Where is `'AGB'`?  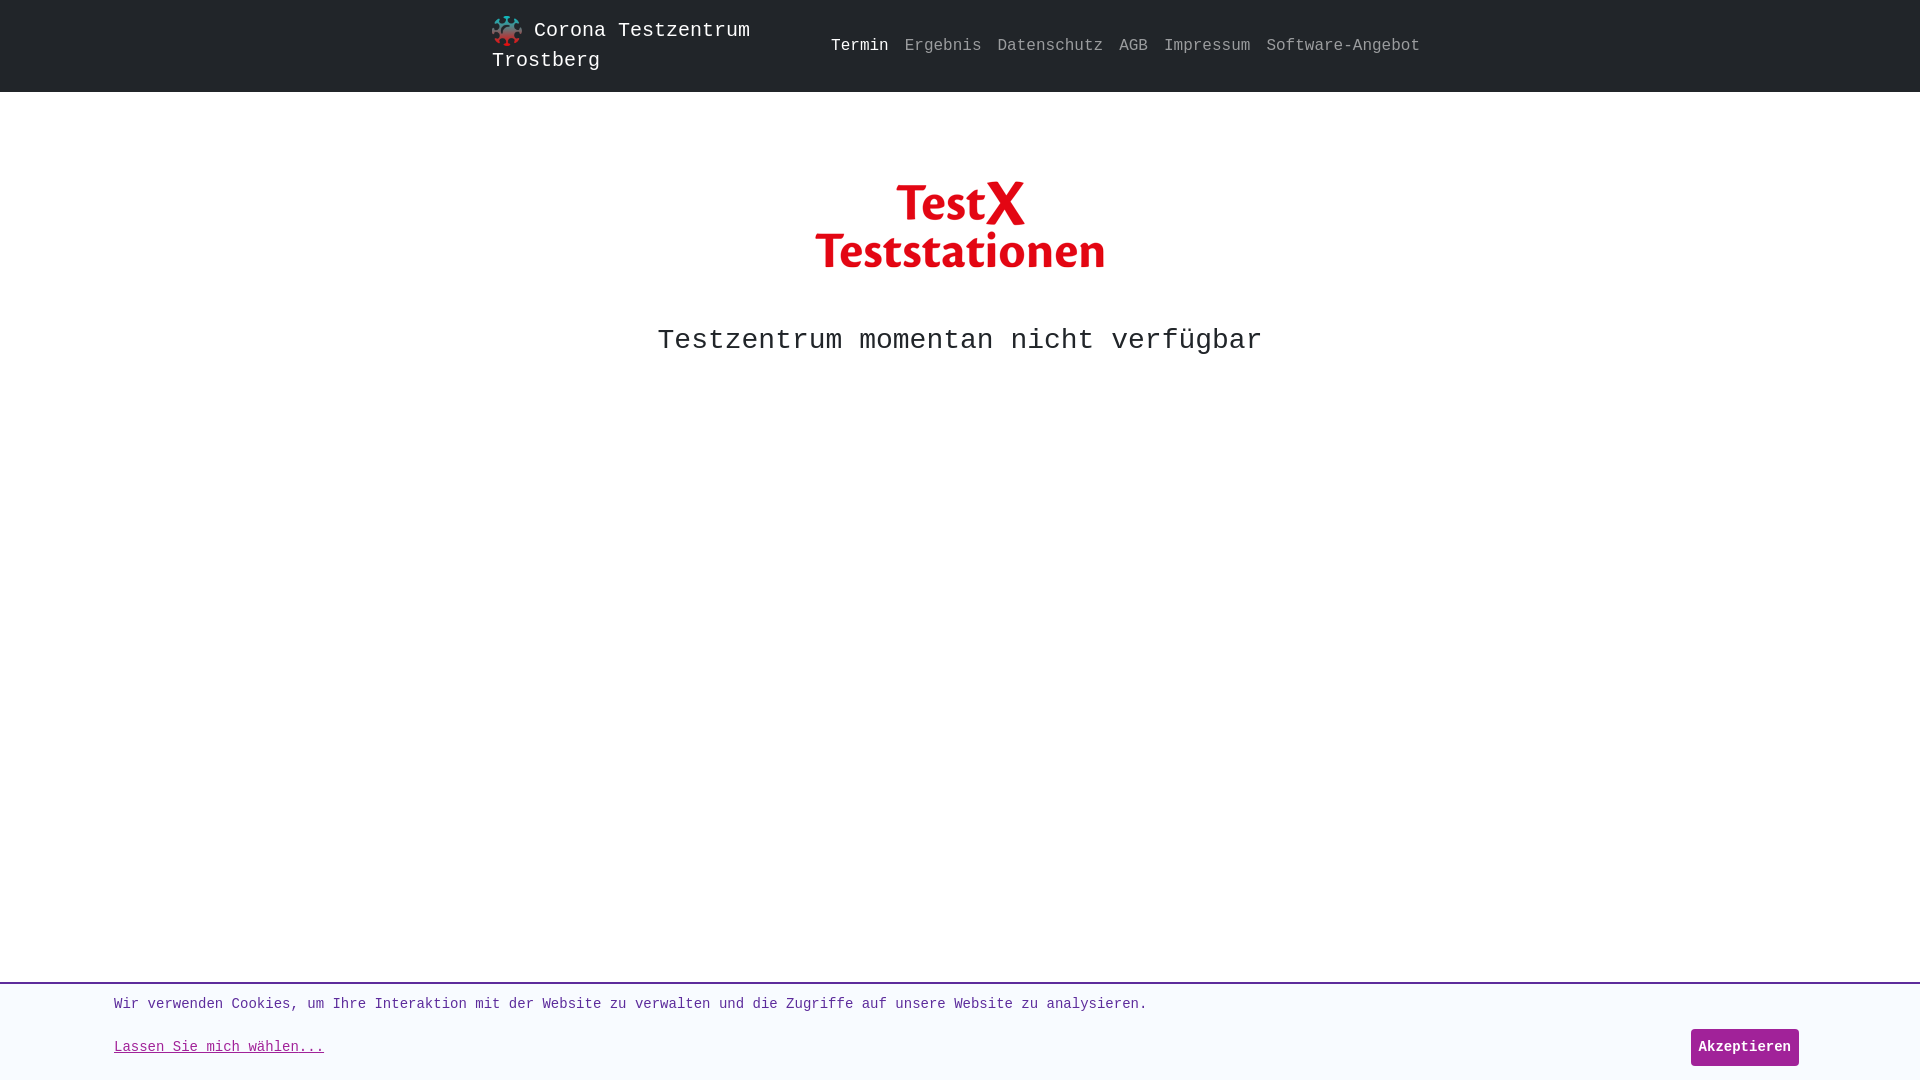 'AGB' is located at coordinates (1109, 45).